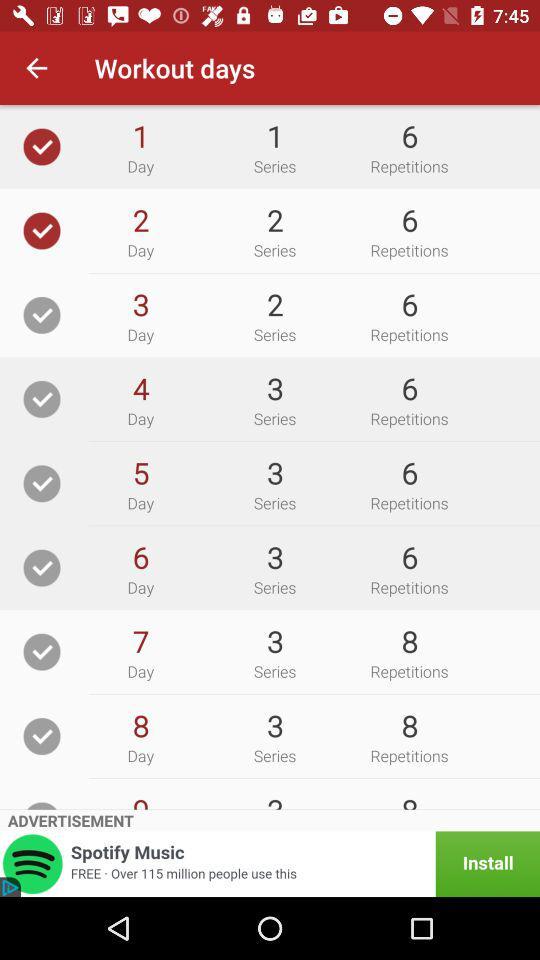 The image size is (540, 960). What do you see at coordinates (139, 387) in the screenshot?
I see `the item above day item` at bounding box center [139, 387].